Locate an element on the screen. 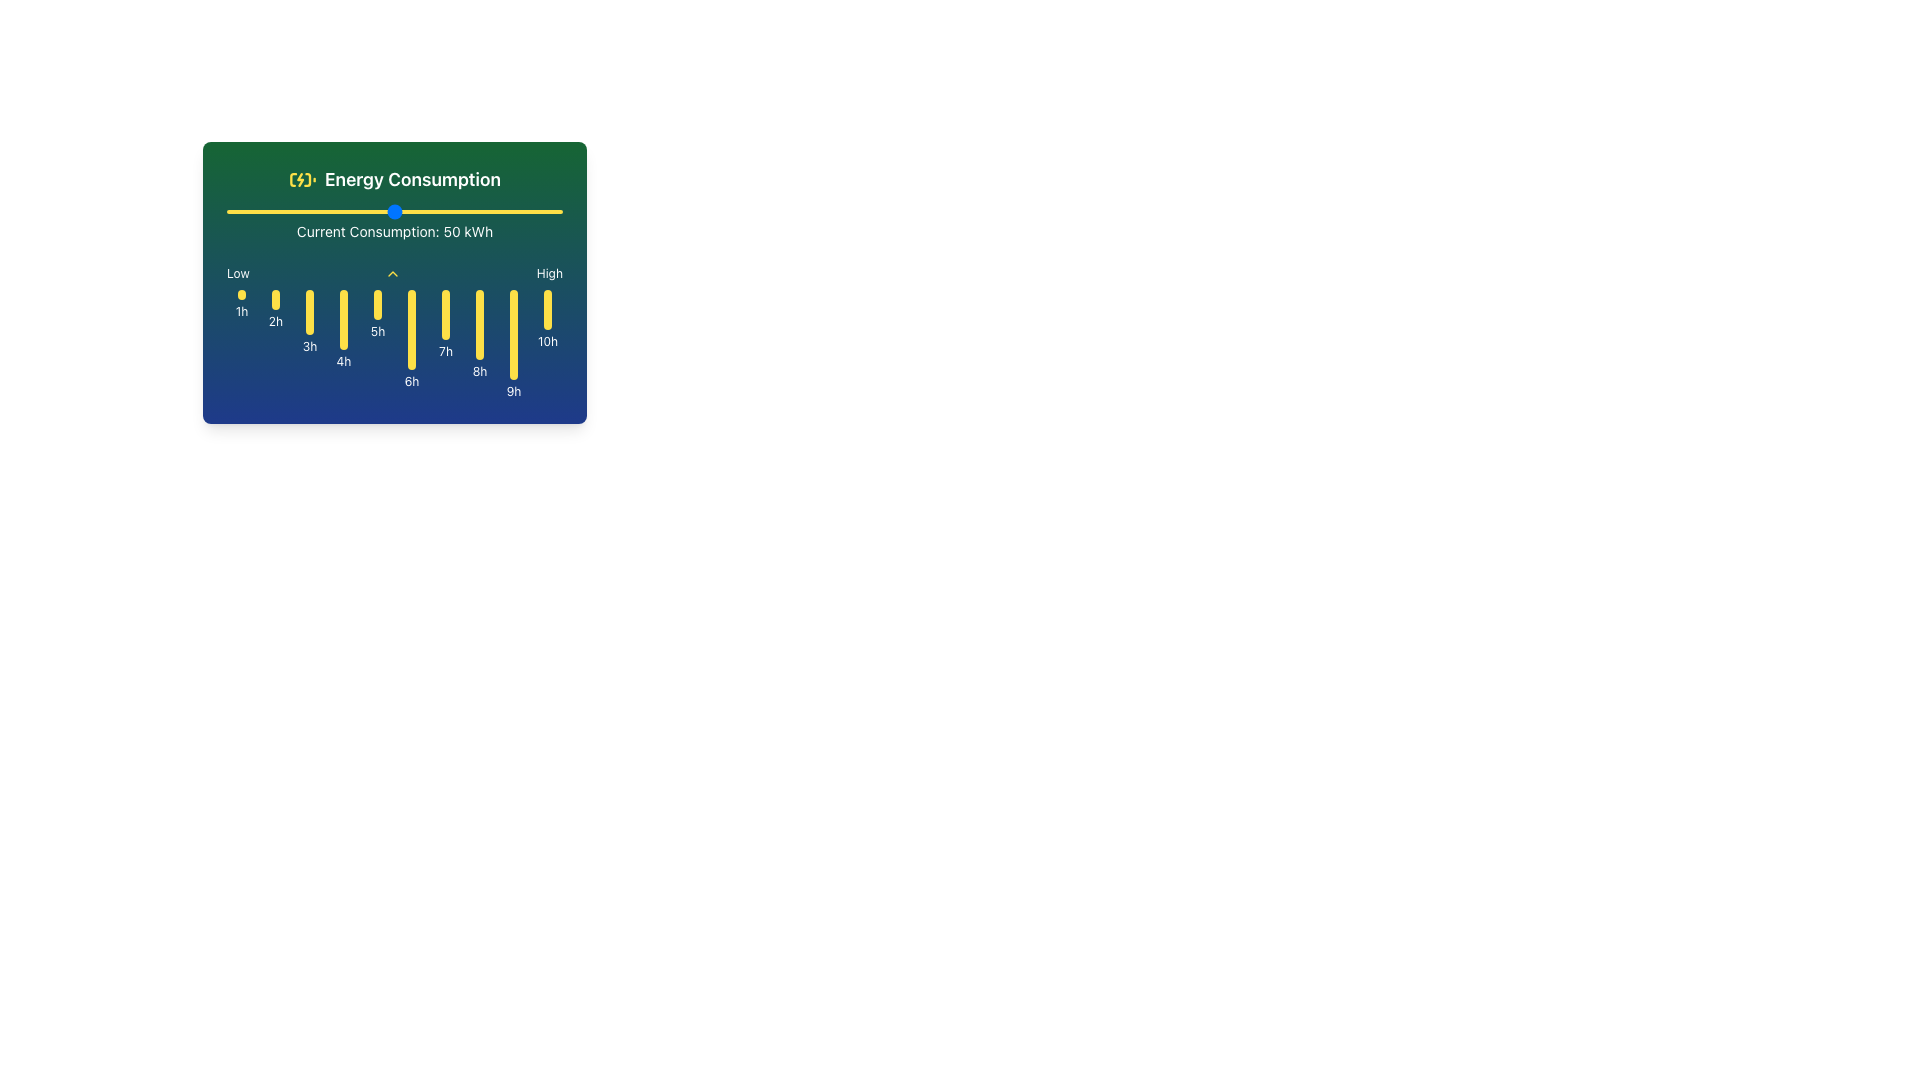 The width and height of the screenshot is (1920, 1080). the energy consumption slider is located at coordinates (310, 213).